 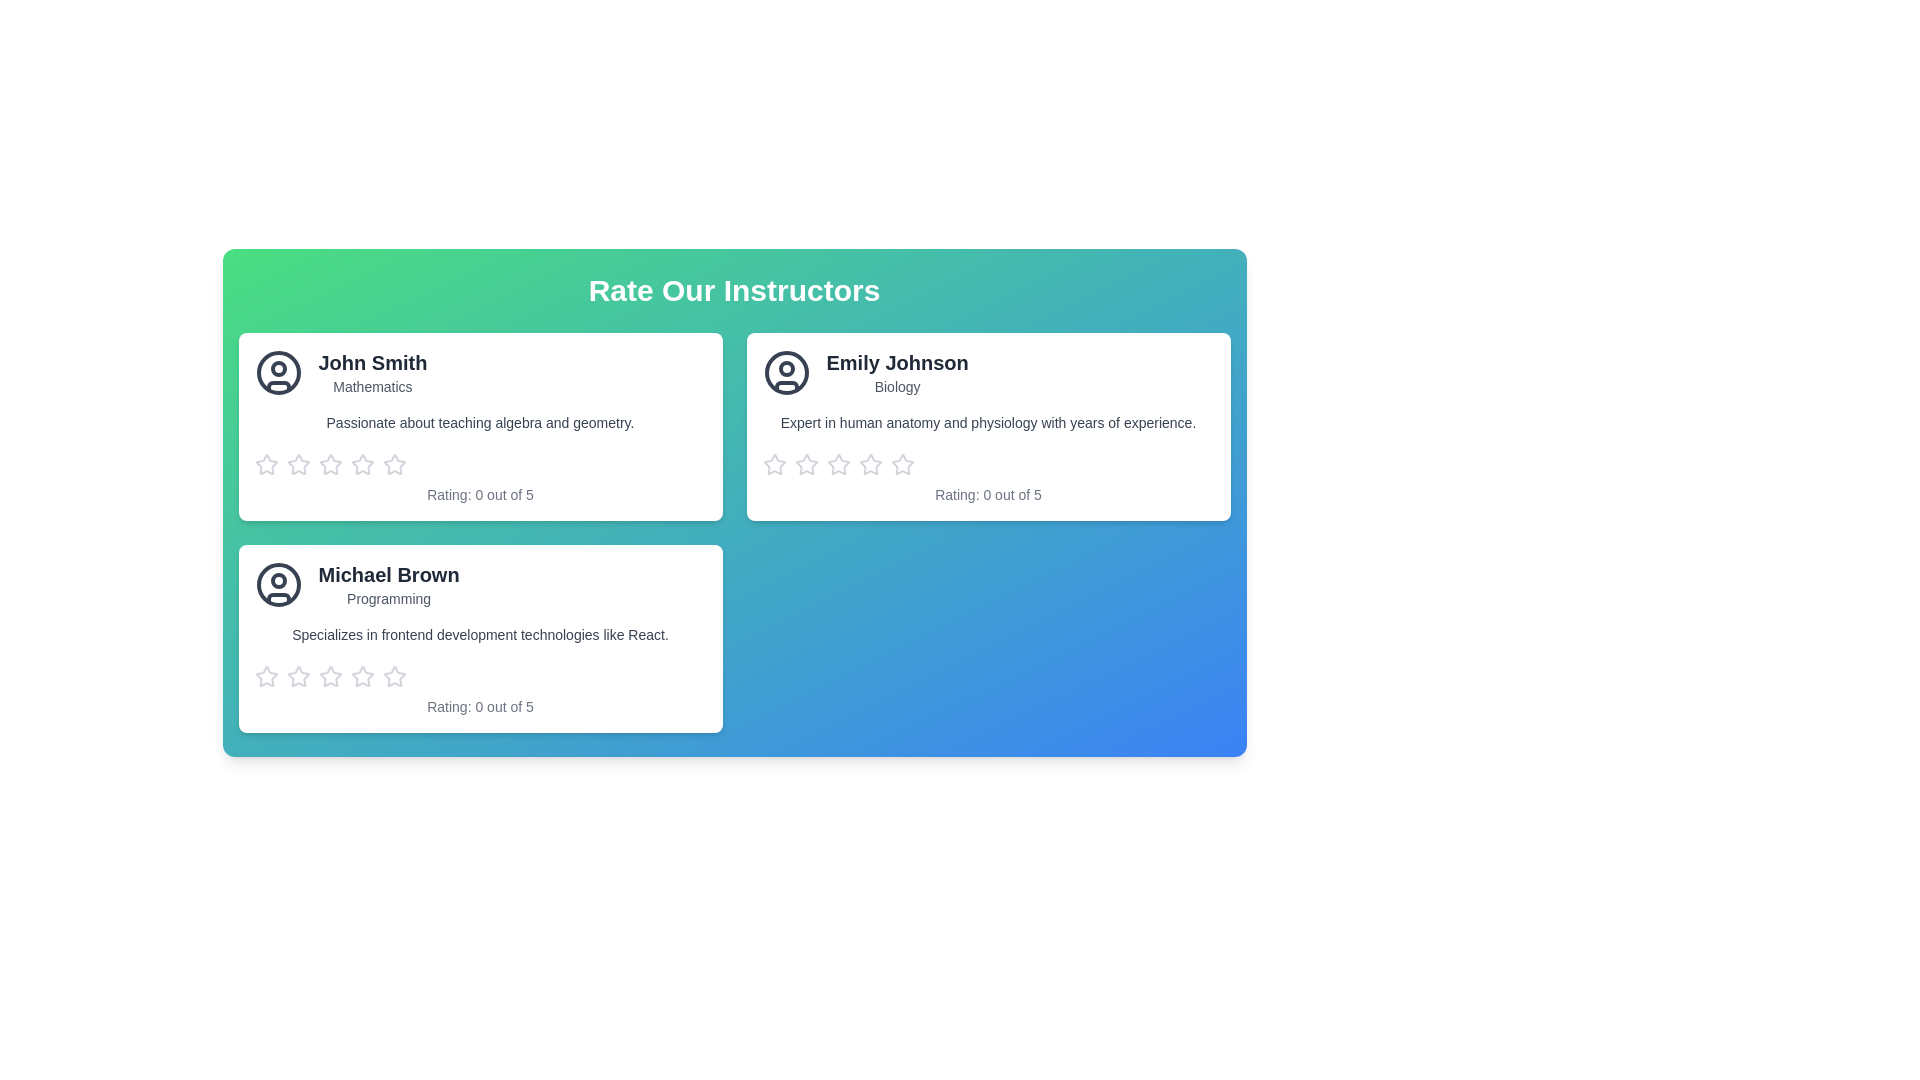 What do you see at coordinates (988, 422) in the screenshot?
I see `the text element displaying 'Expert in human anatomy and physiology with years of experience.' within the card for instructor 'Emily Johnson'` at bounding box center [988, 422].